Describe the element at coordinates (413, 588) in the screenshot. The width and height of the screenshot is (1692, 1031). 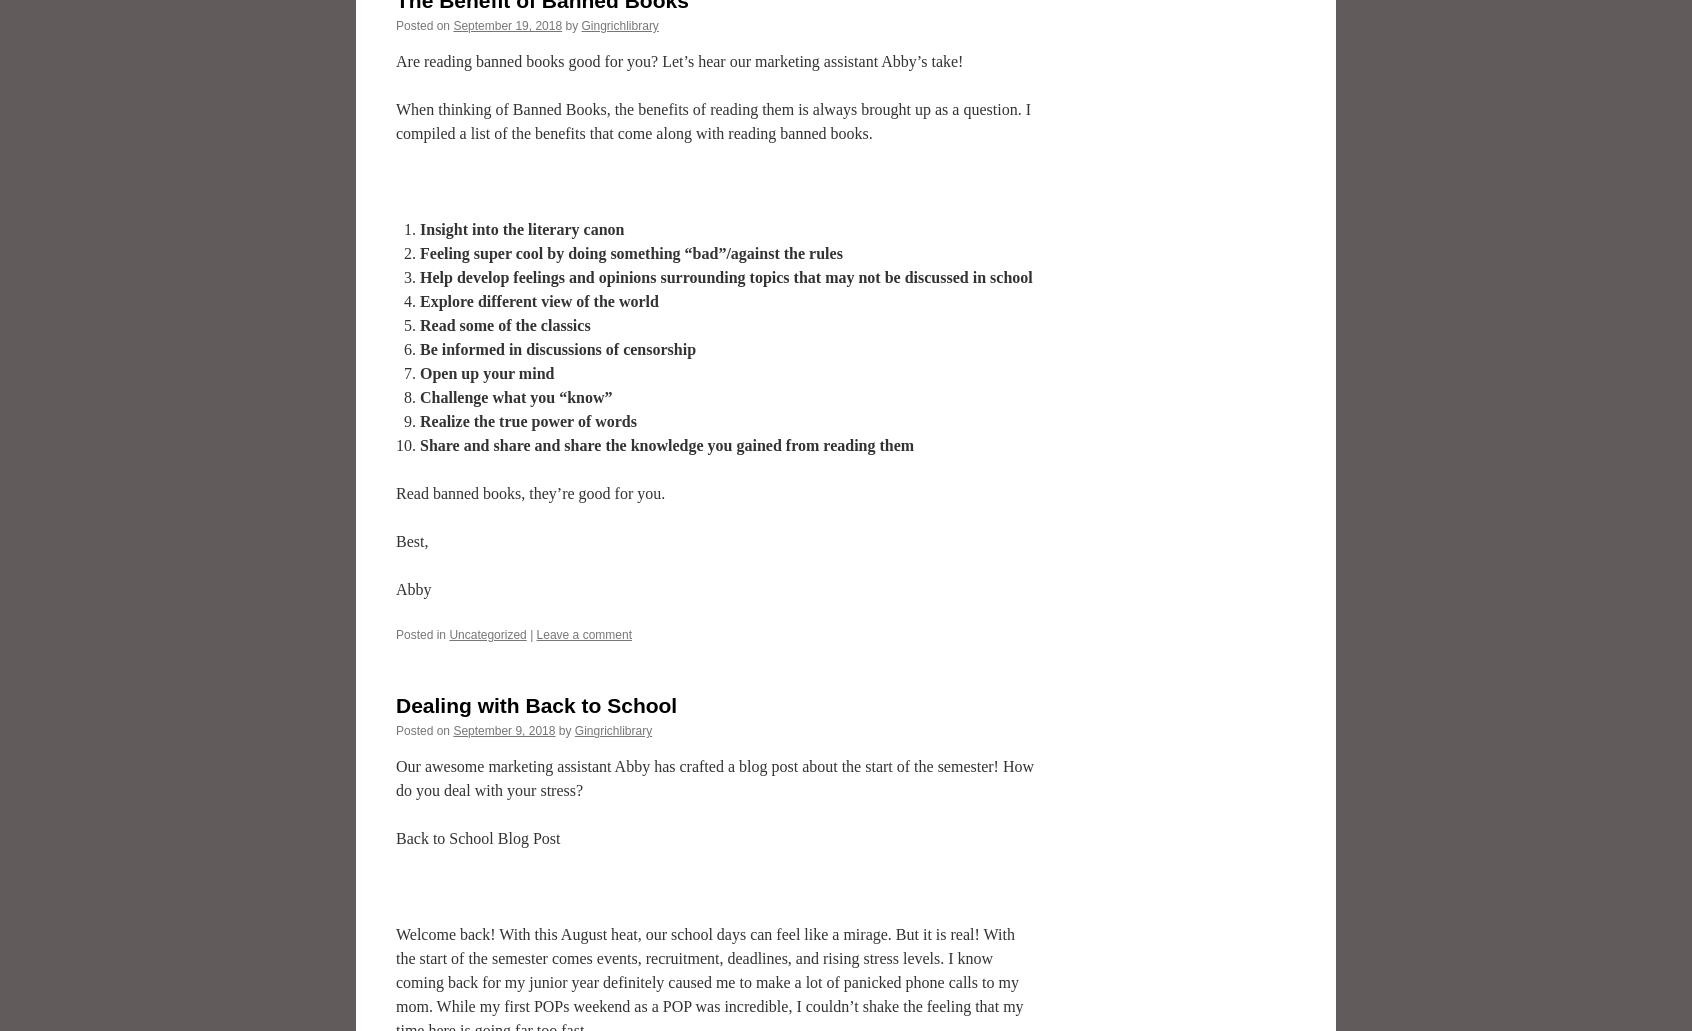
I see `'Abby'` at that location.